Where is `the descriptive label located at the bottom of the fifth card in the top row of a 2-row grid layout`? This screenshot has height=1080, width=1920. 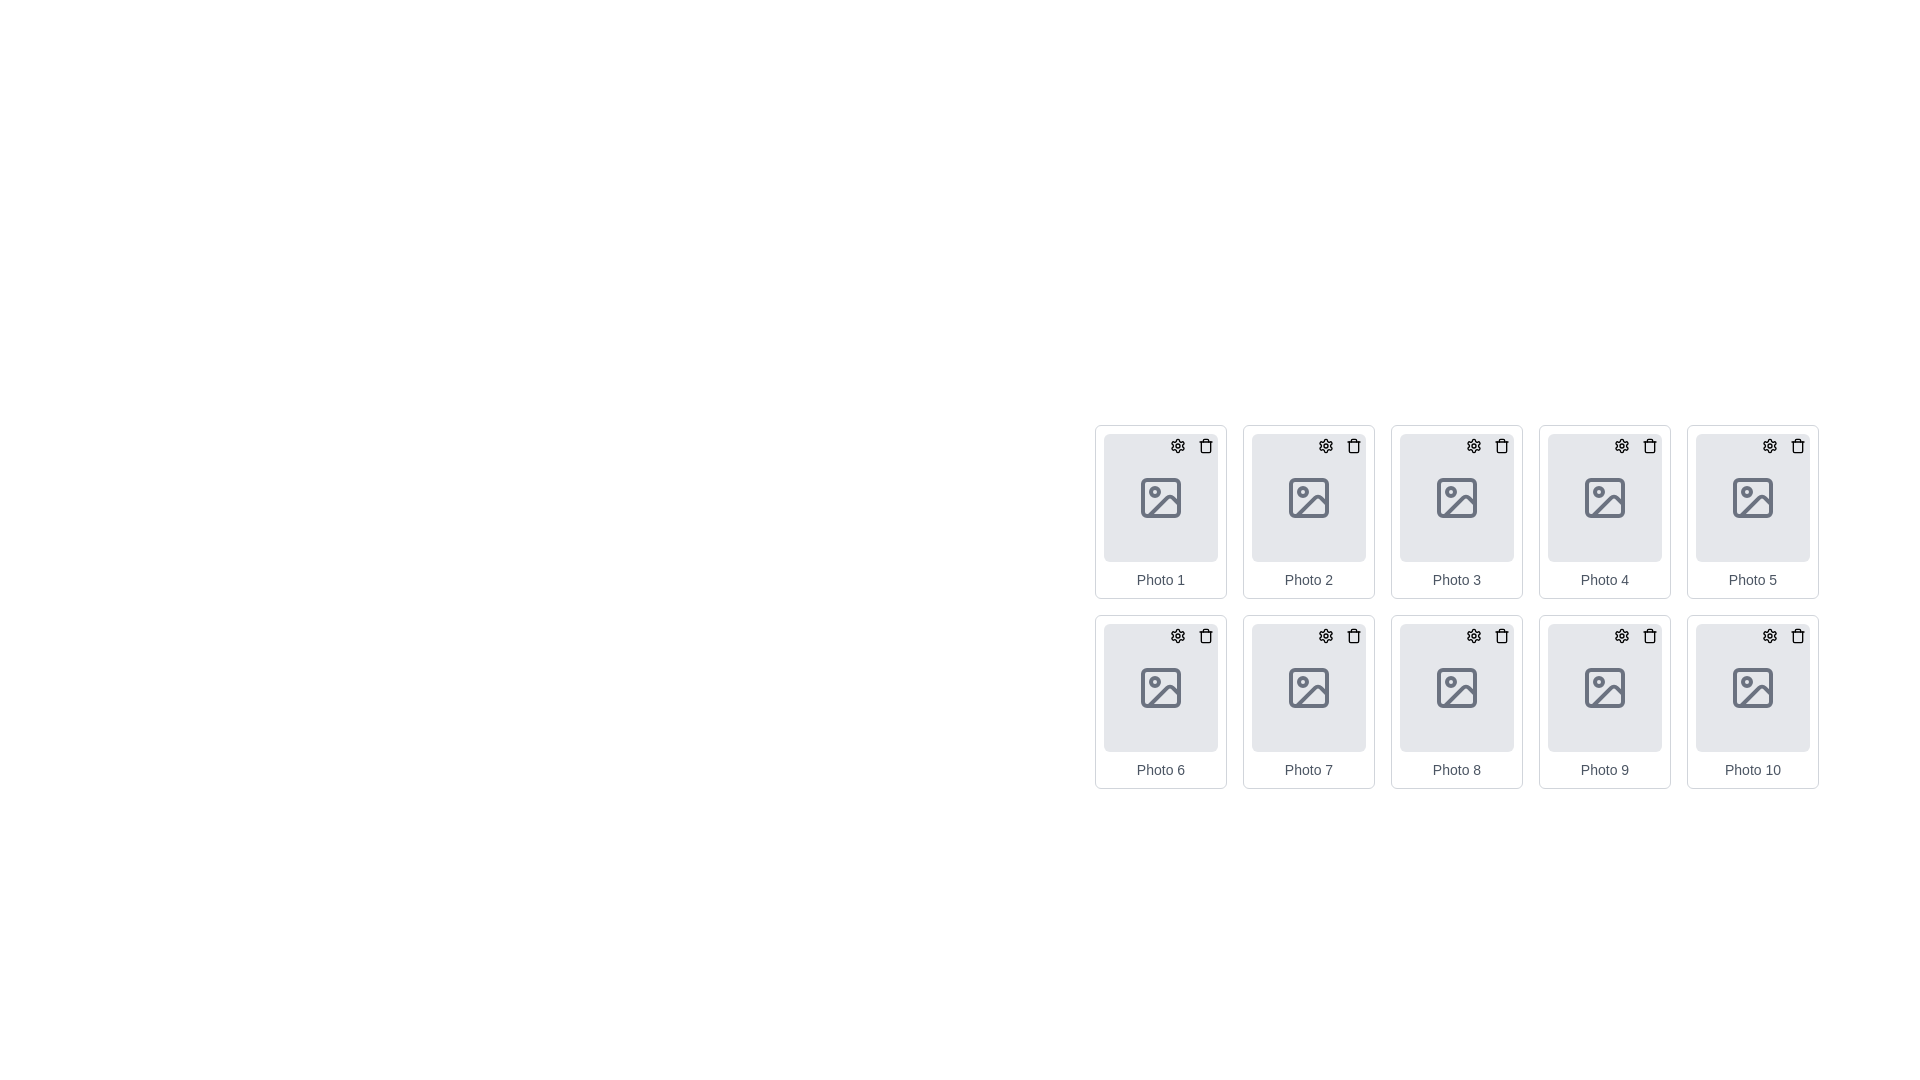
the descriptive label located at the bottom of the fifth card in the top row of a 2-row grid layout is located at coordinates (1751, 579).